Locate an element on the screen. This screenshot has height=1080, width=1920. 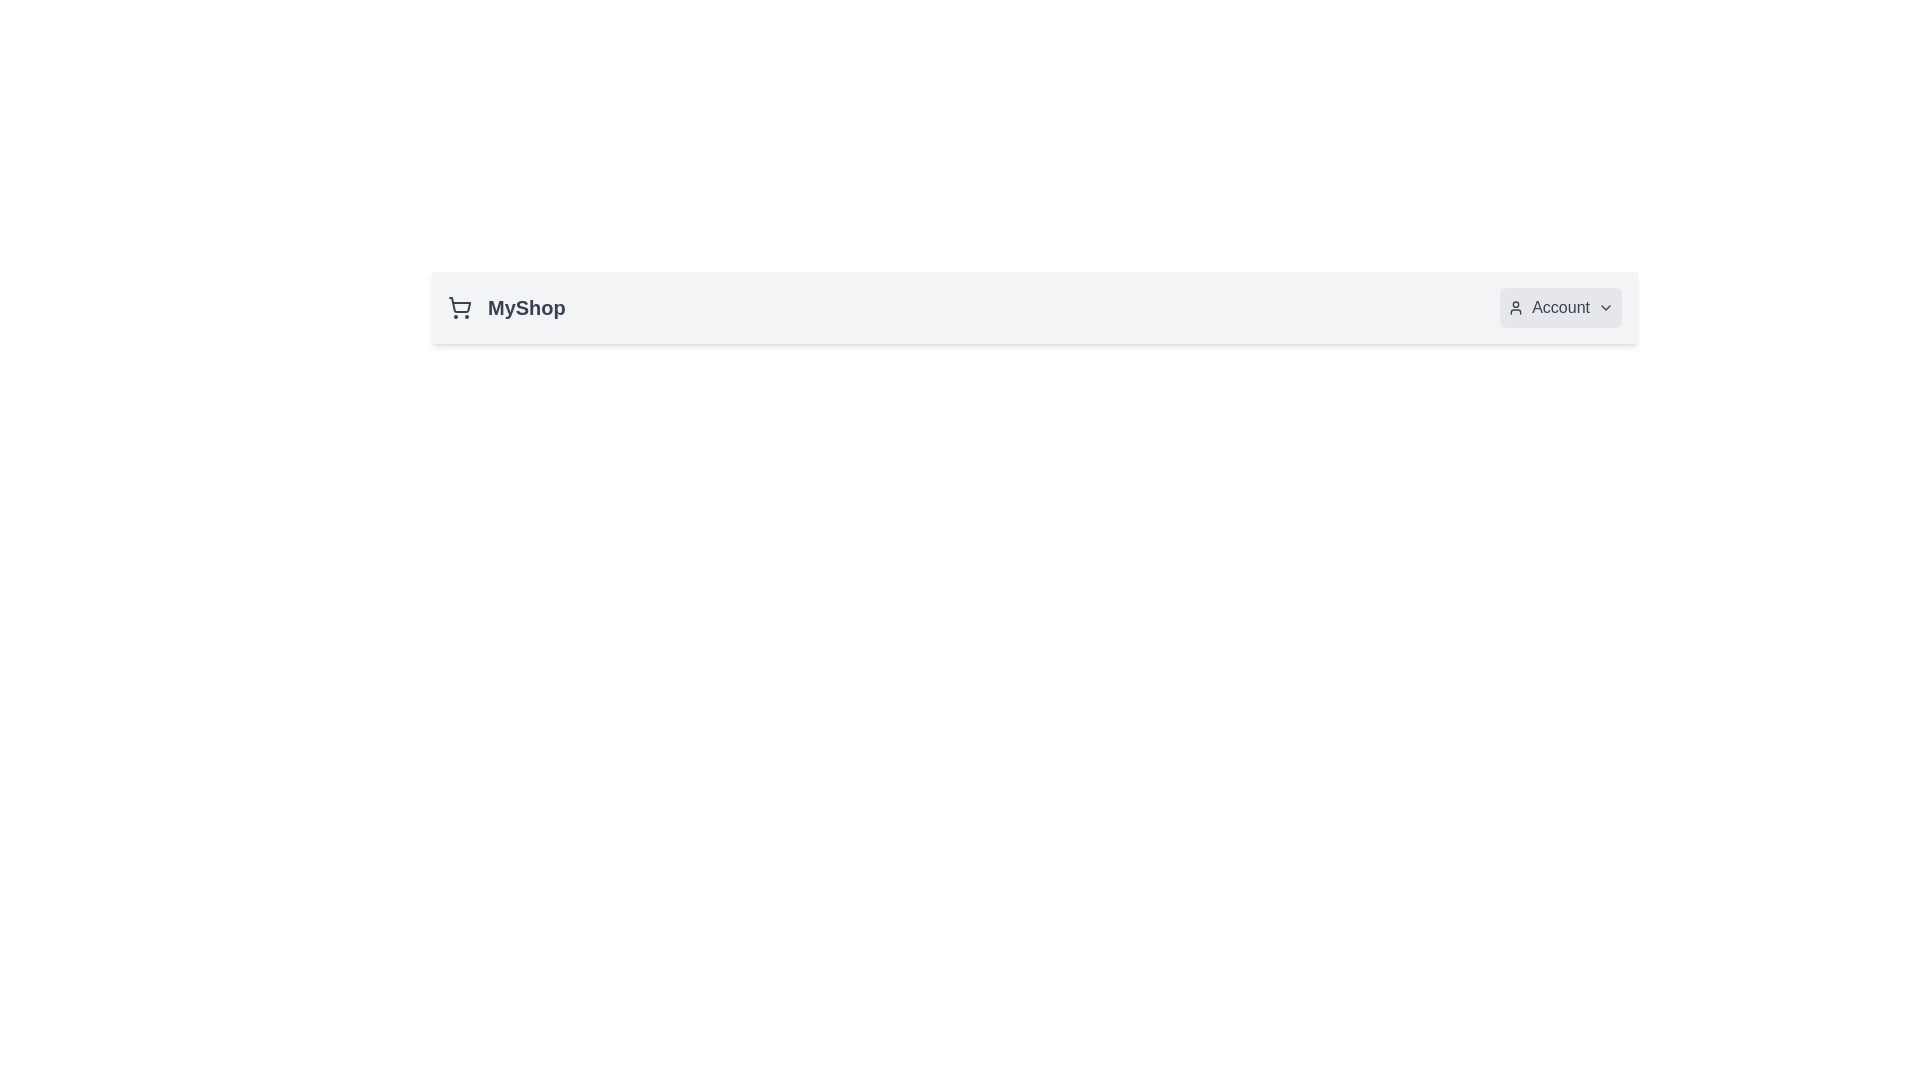
the minimalist user icon located to the left of the 'Account' text in the top-right navigation bar is located at coordinates (1516, 308).